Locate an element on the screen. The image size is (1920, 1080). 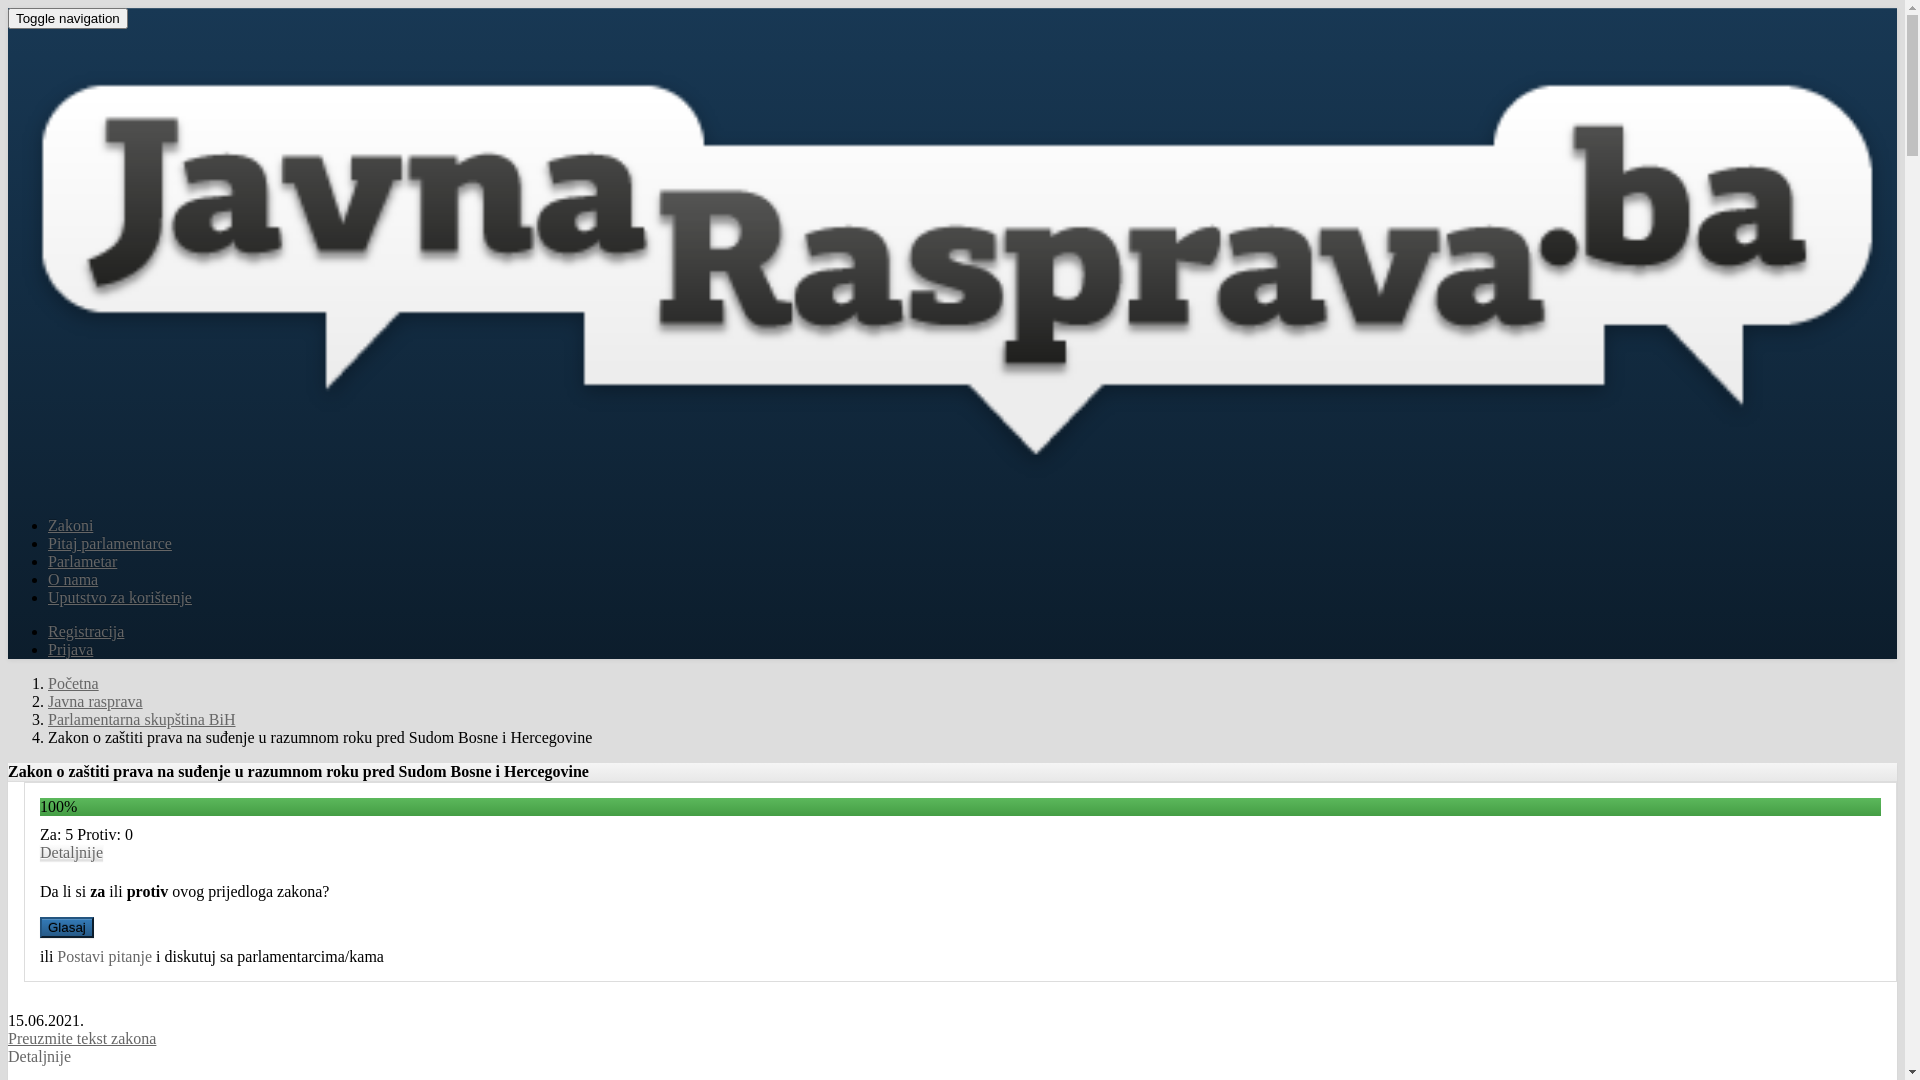
'Postavi pitanje' is located at coordinates (57, 955).